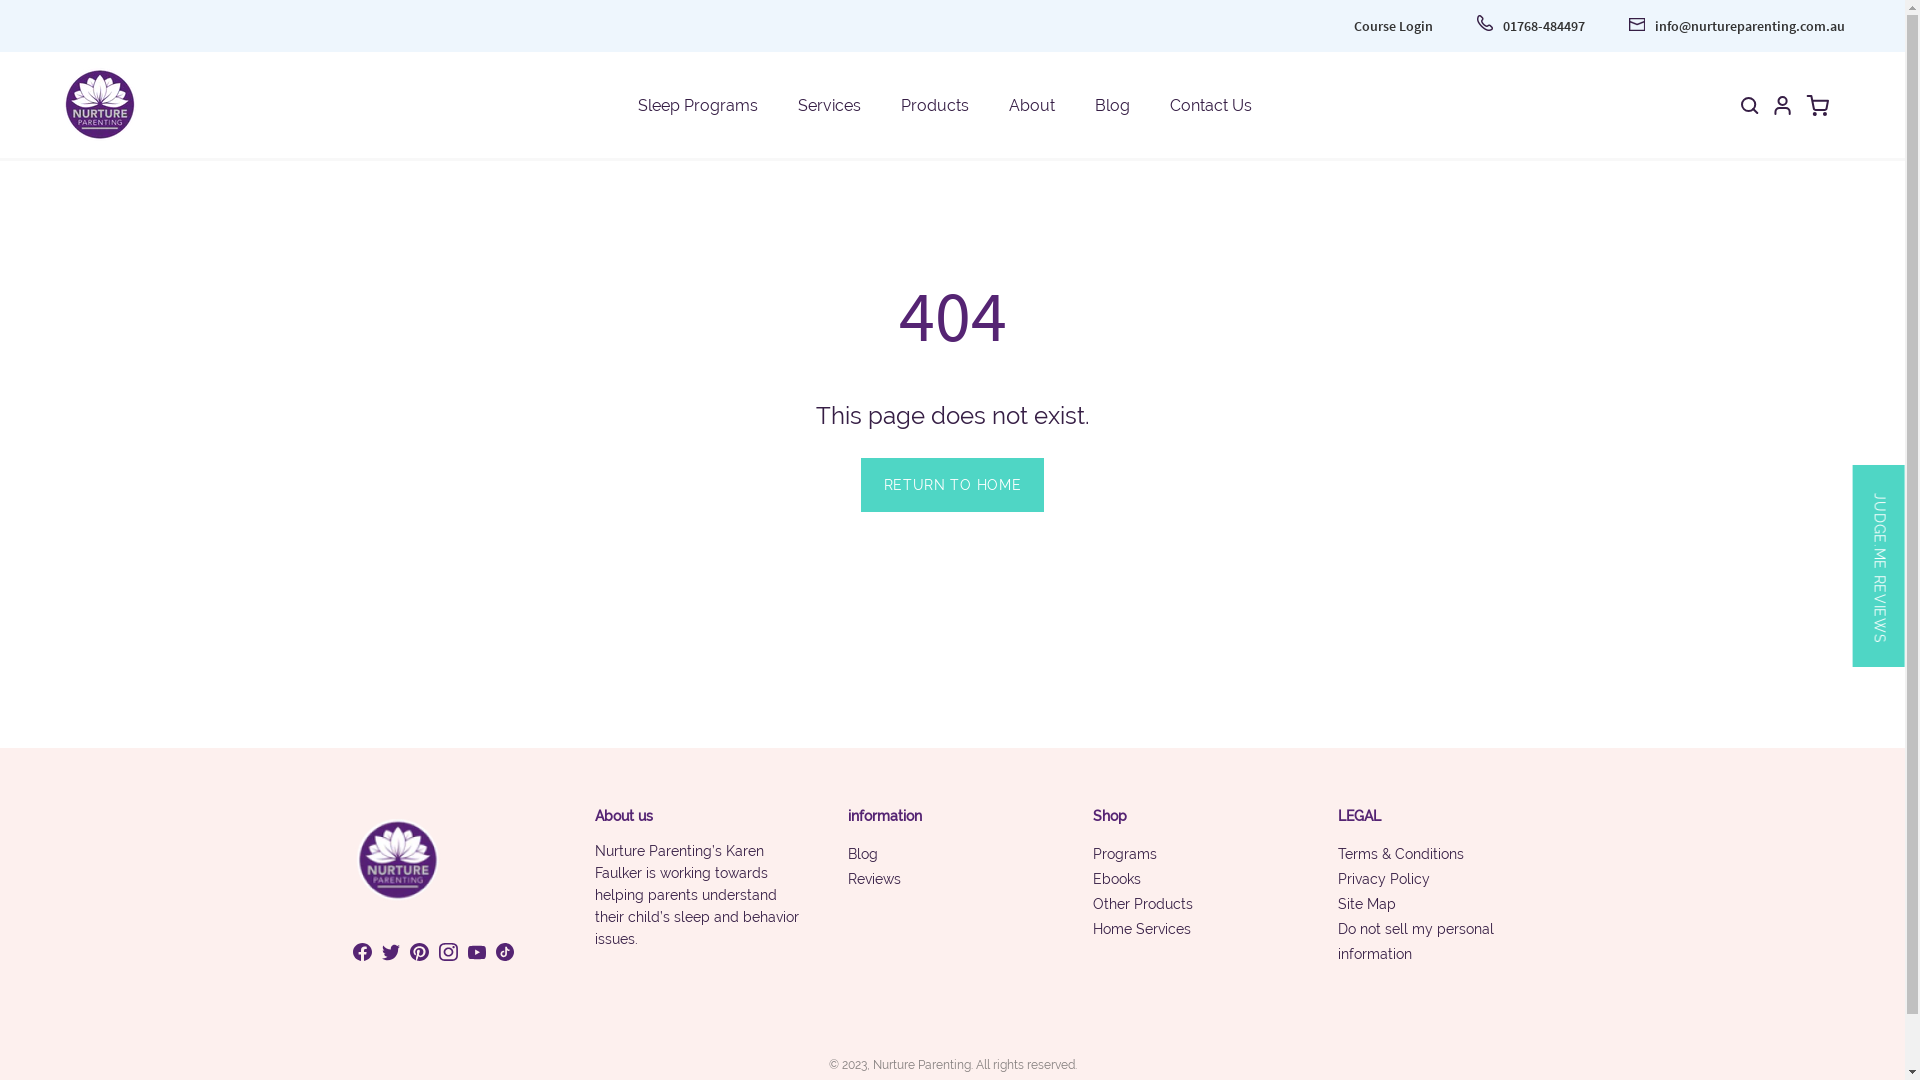 The width and height of the screenshot is (1920, 1080). Describe the element at coordinates (1111, 104) in the screenshot. I see `'Blog'` at that location.